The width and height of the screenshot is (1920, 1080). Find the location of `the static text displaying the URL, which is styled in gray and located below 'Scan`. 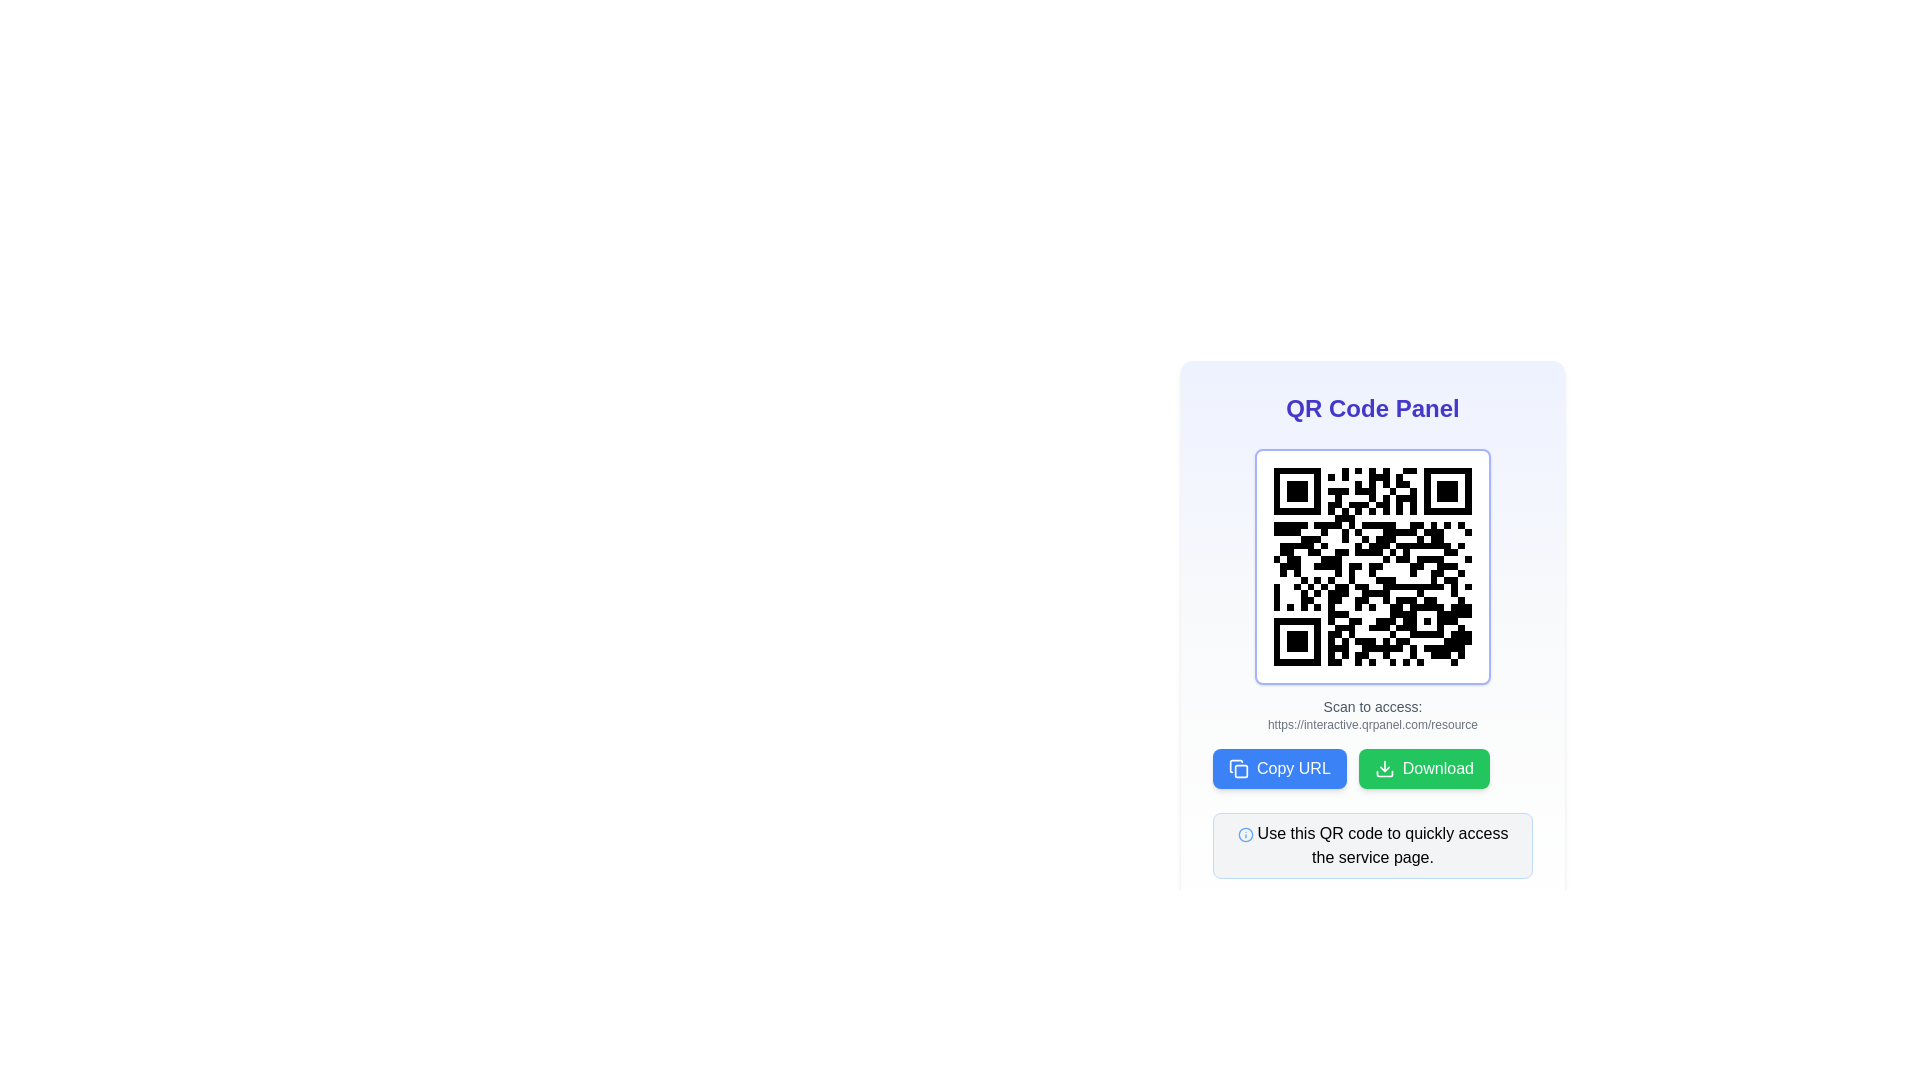

the static text displaying the URL, which is styled in gray and located below 'Scan is located at coordinates (1371, 725).